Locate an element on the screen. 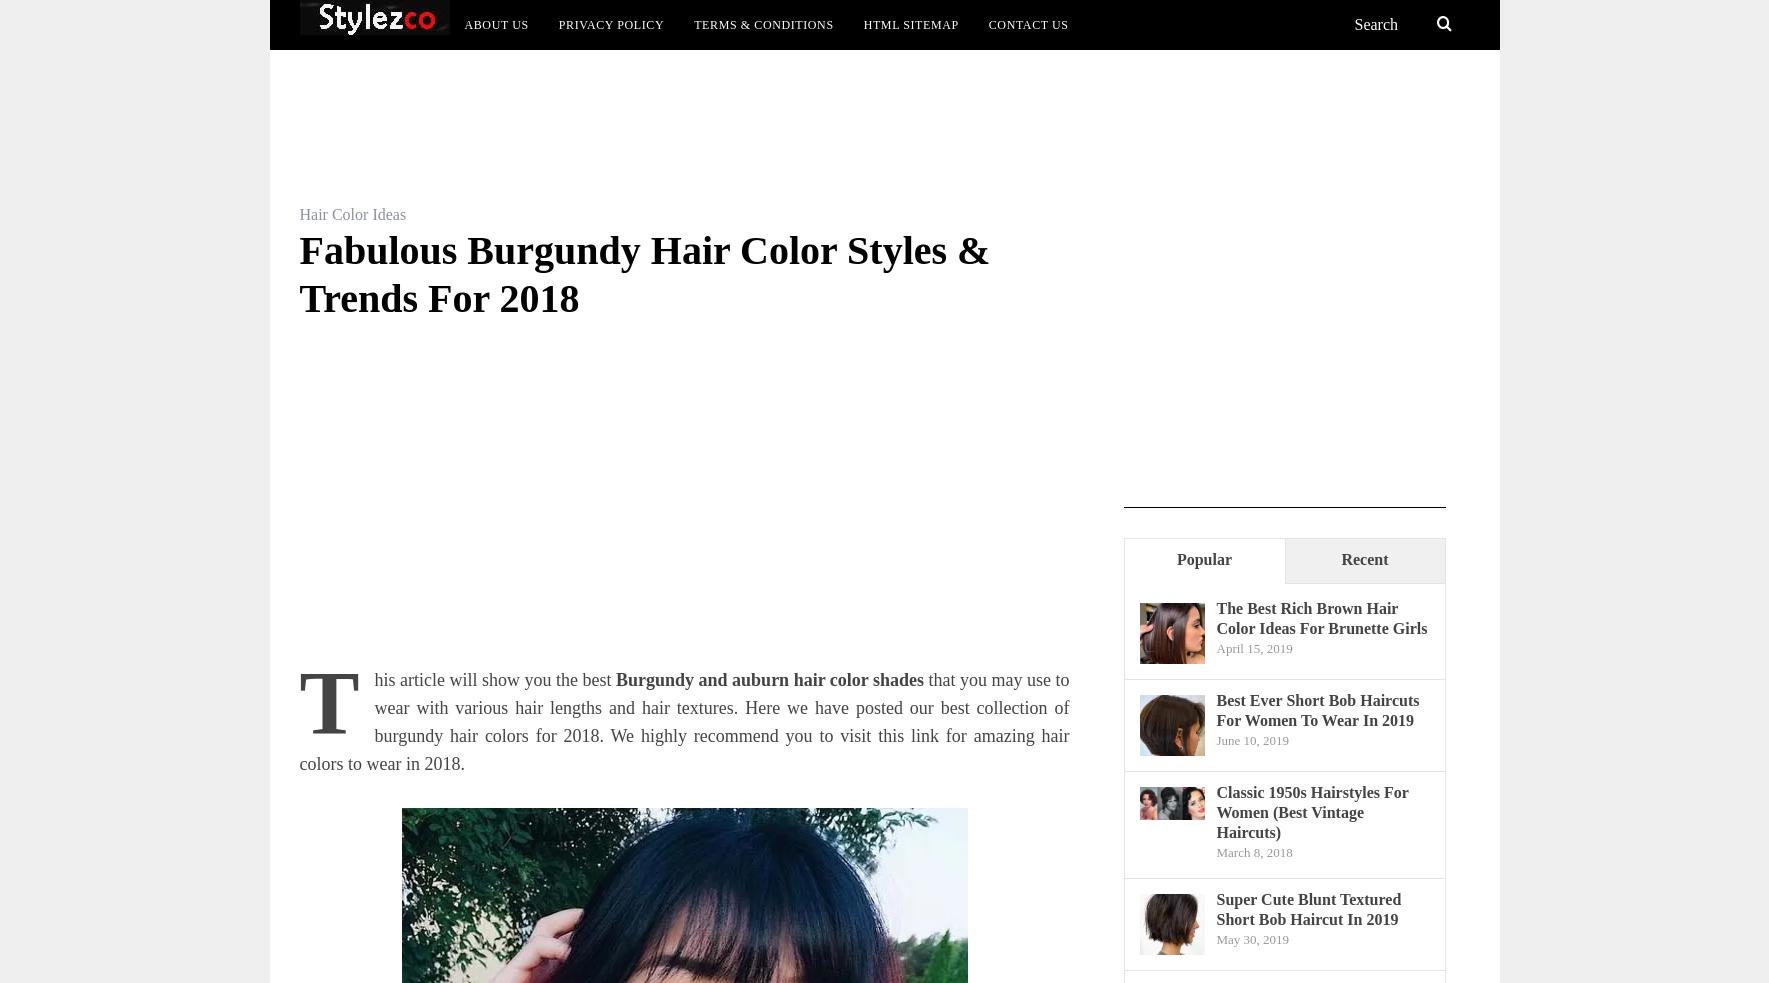 The width and height of the screenshot is (1769, 983). 'Terms & Conditions' is located at coordinates (762, 23).